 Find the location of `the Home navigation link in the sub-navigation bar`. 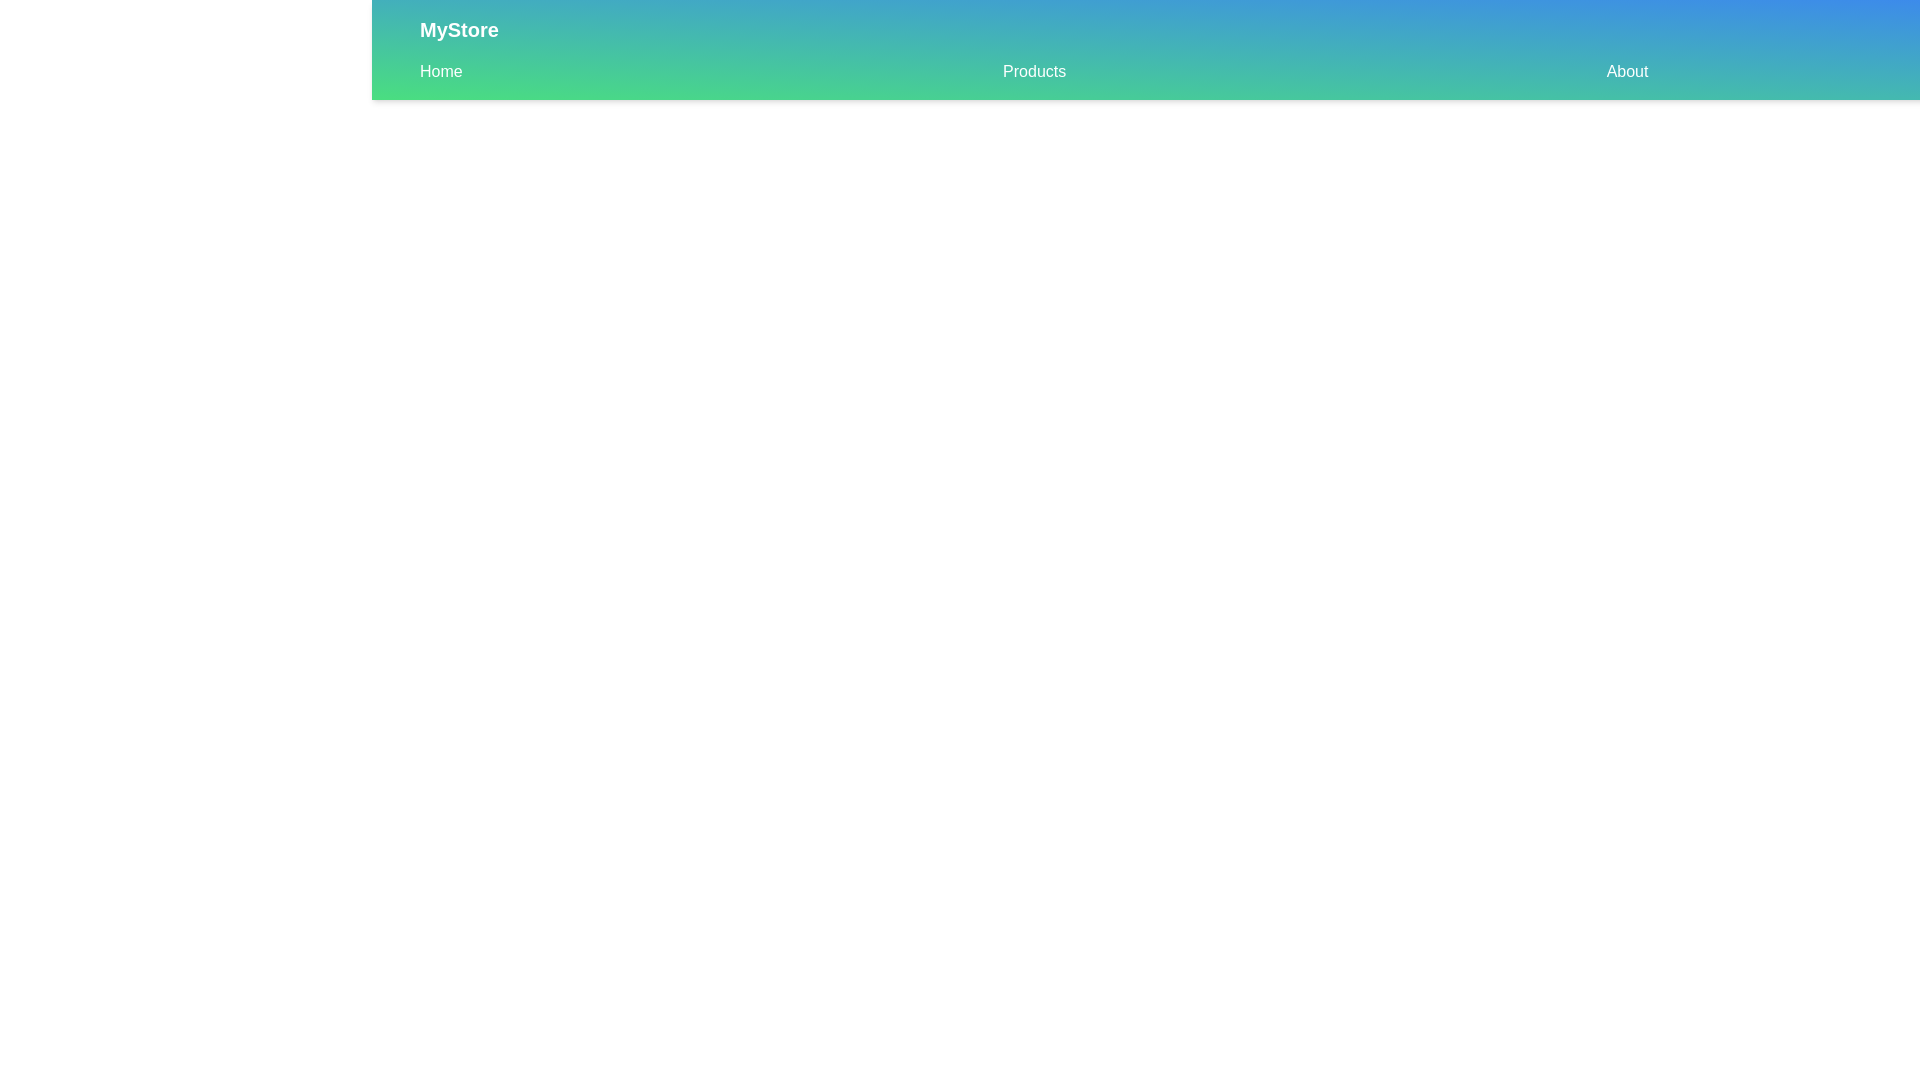

the Home navigation link in the sub-navigation bar is located at coordinates (440, 71).